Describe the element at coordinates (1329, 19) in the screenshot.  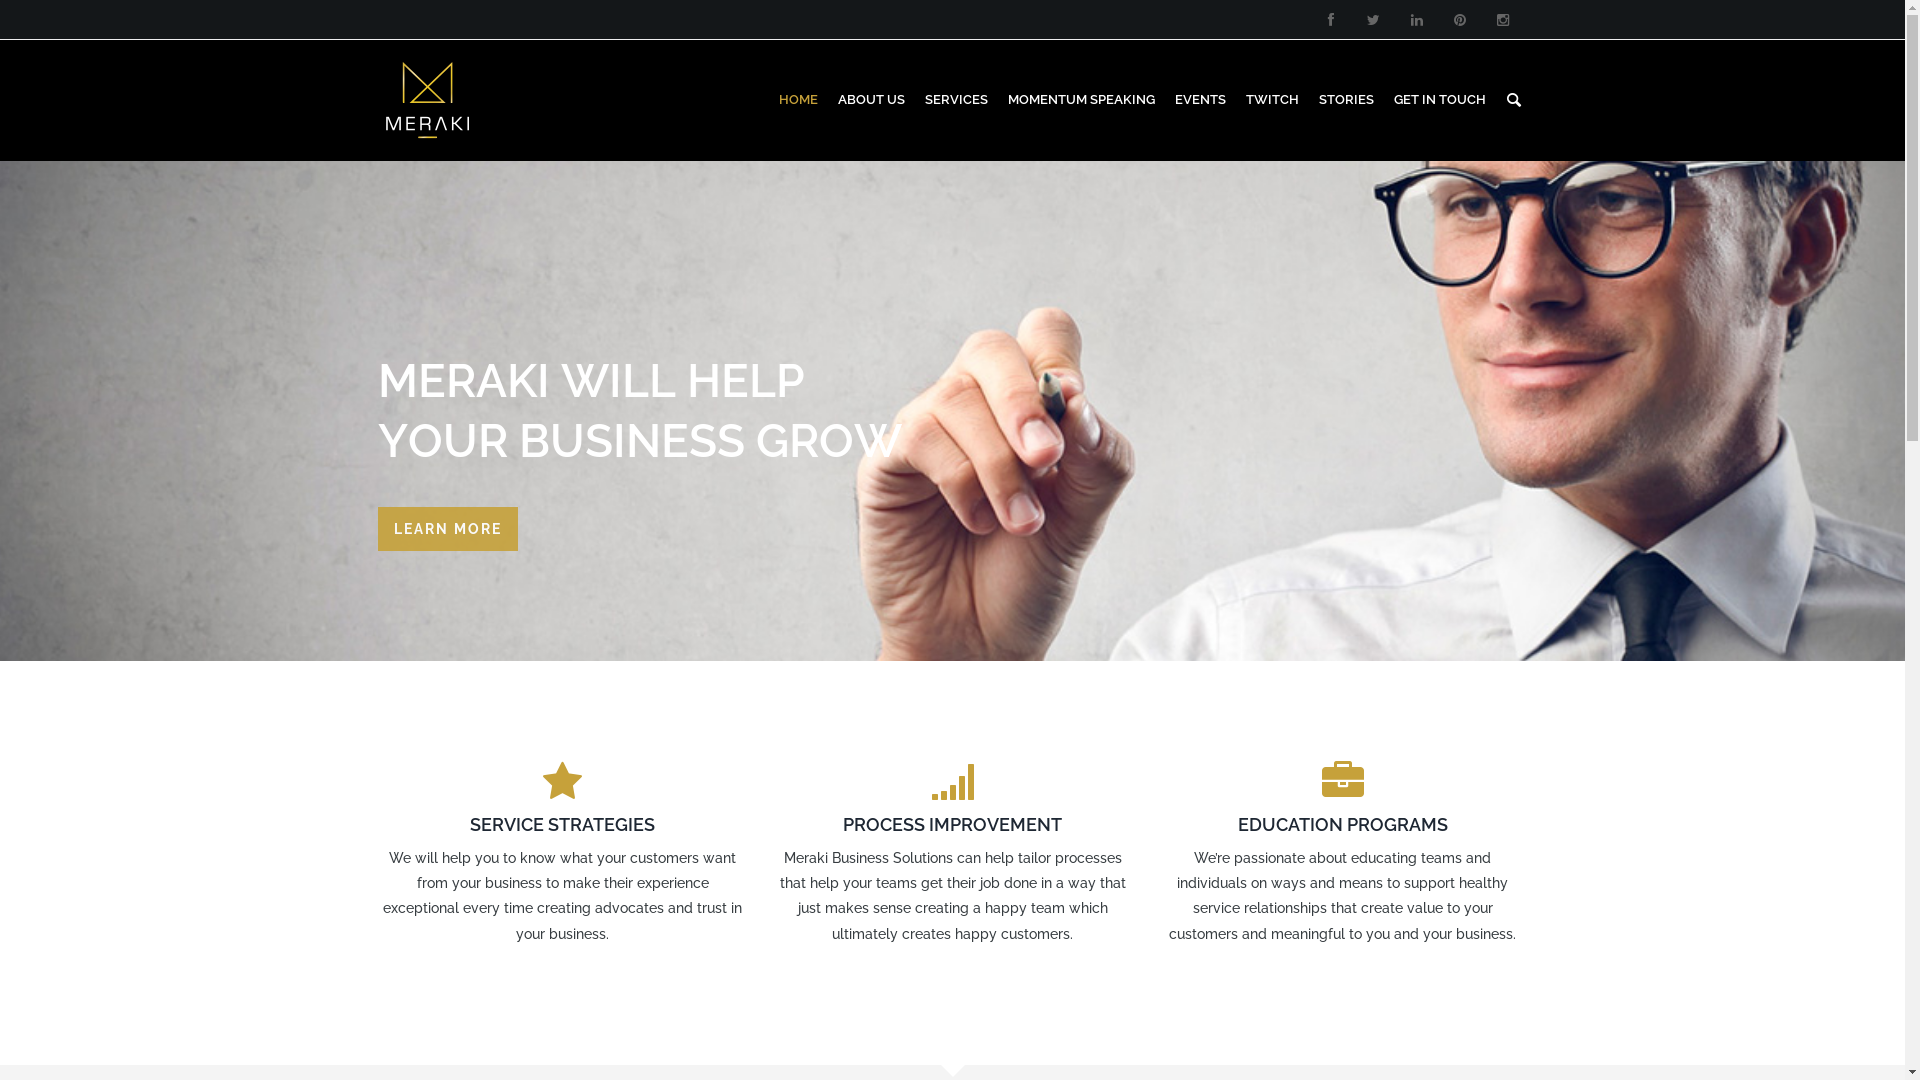
I see `'facebook'` at that location.